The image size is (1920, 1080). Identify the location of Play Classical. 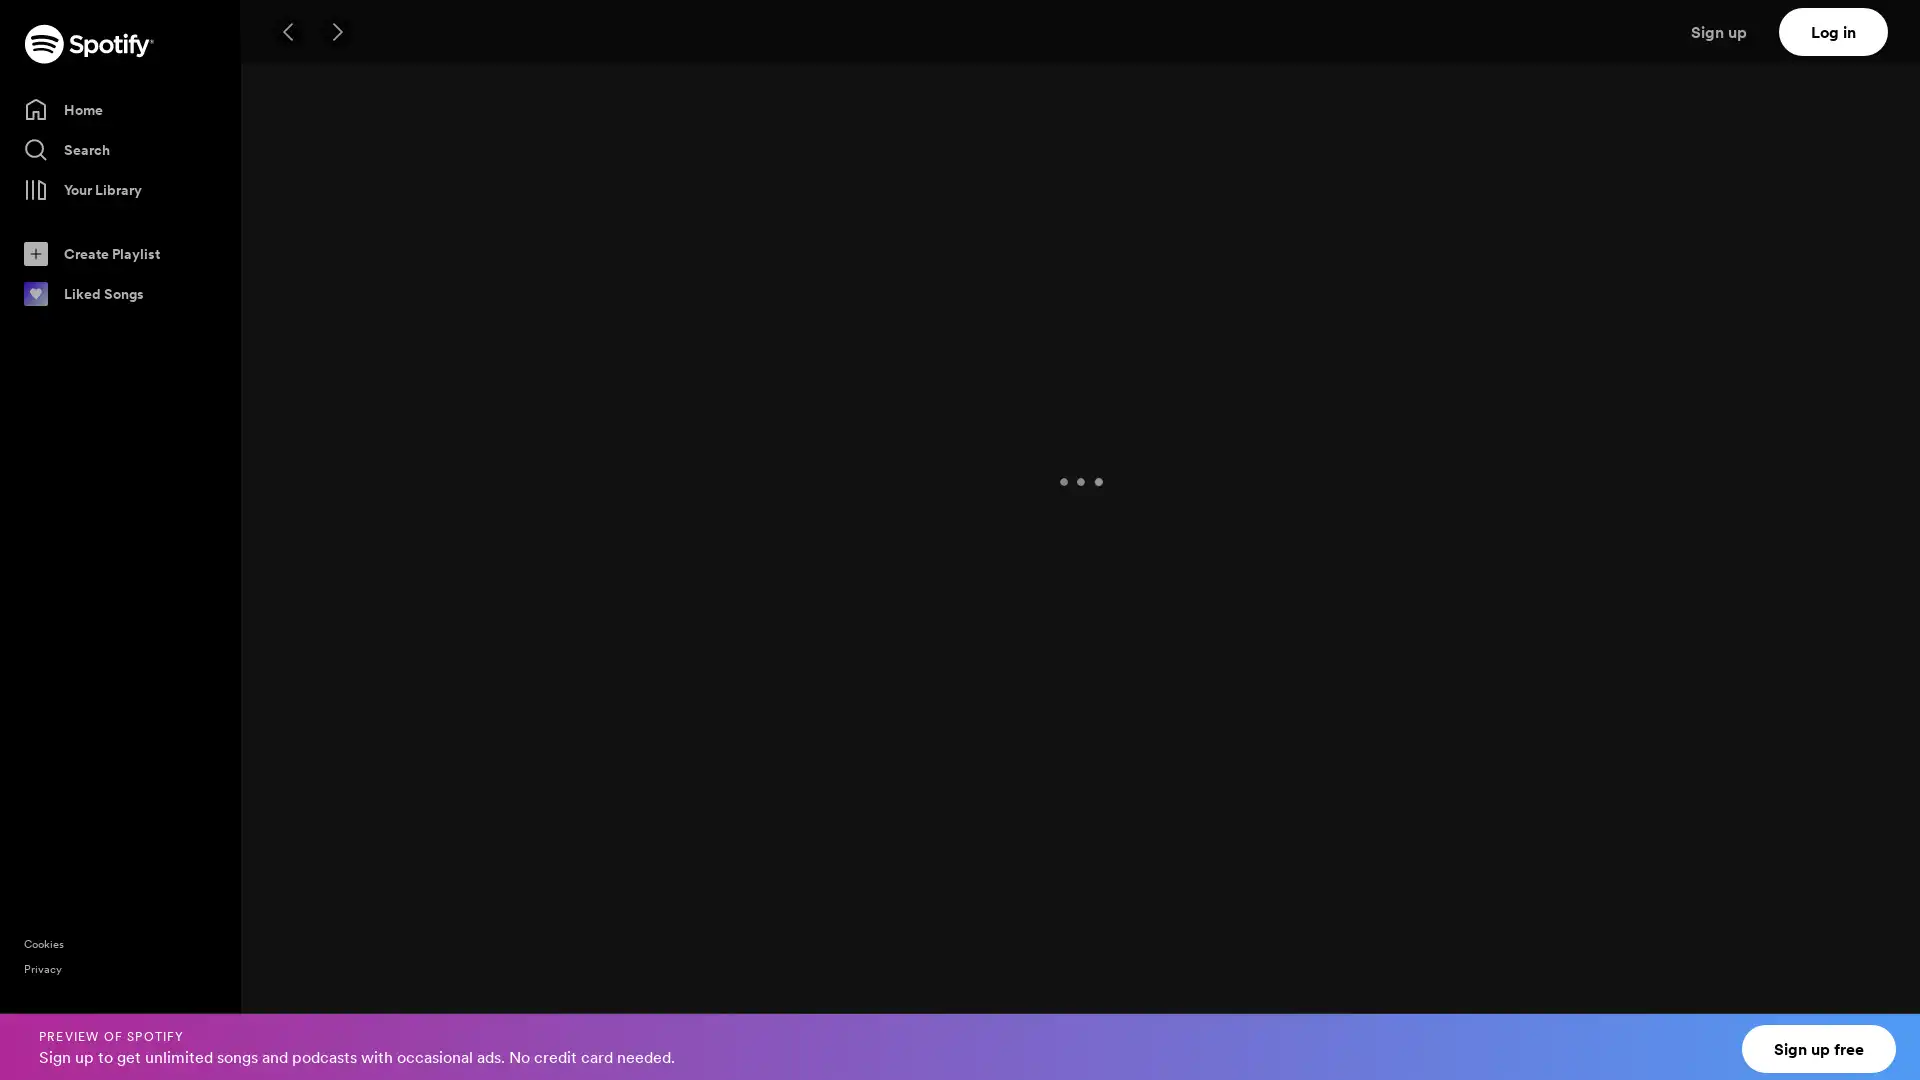
(815, 608).